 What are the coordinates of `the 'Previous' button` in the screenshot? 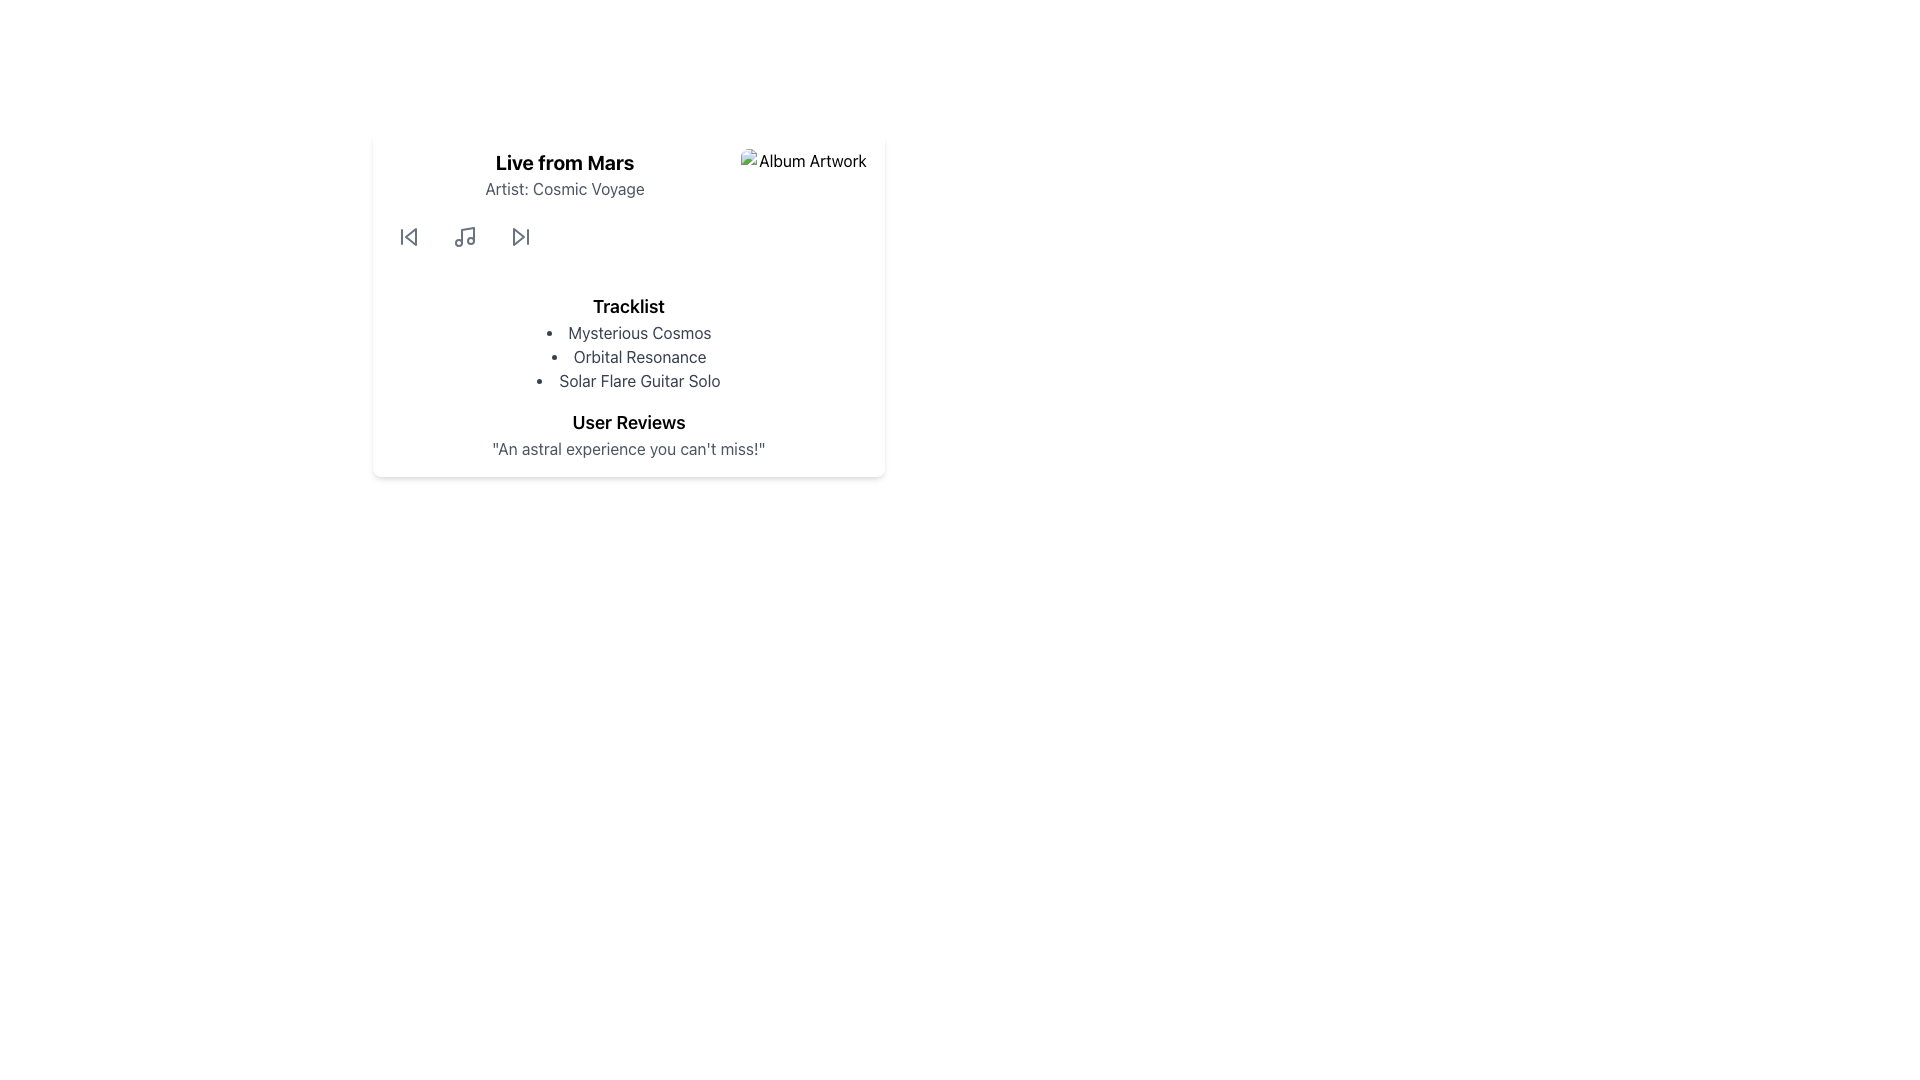 It's located at (407, 235).